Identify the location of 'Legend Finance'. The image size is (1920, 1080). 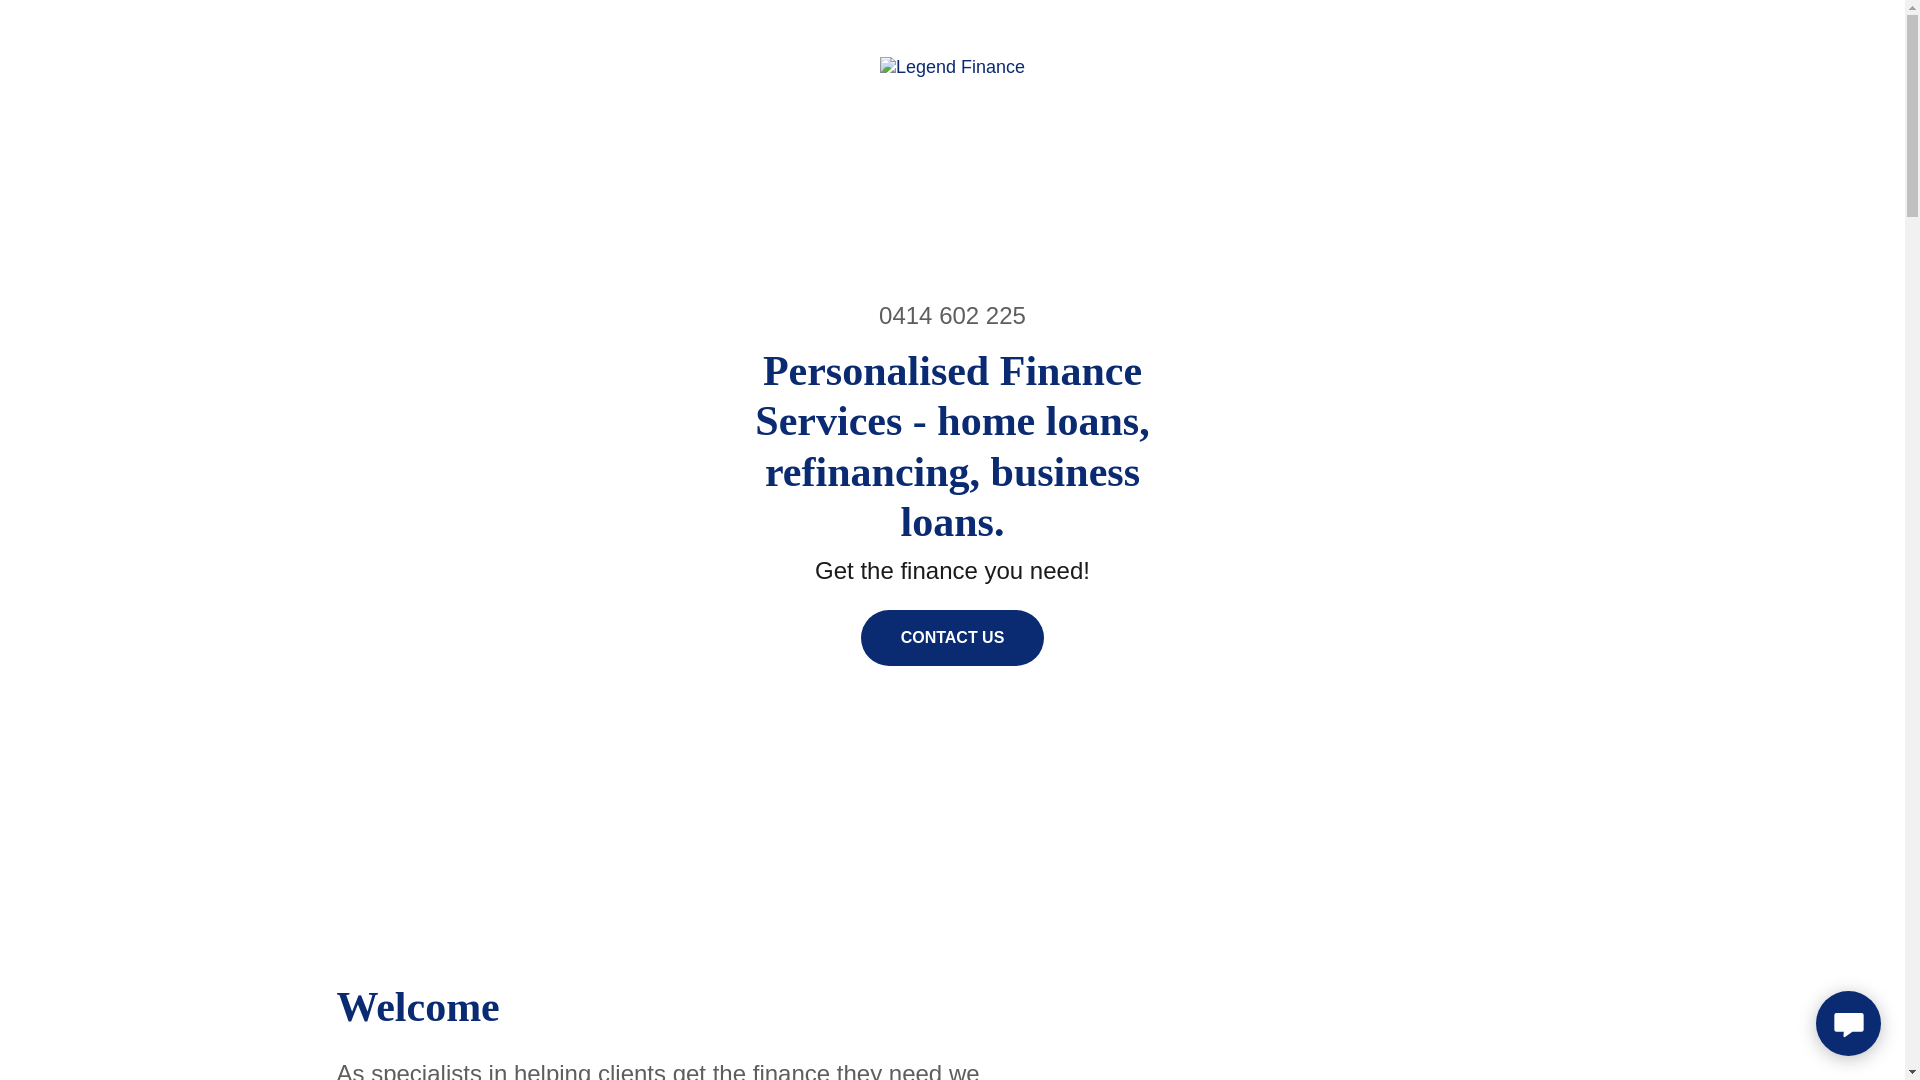
(951, 64).